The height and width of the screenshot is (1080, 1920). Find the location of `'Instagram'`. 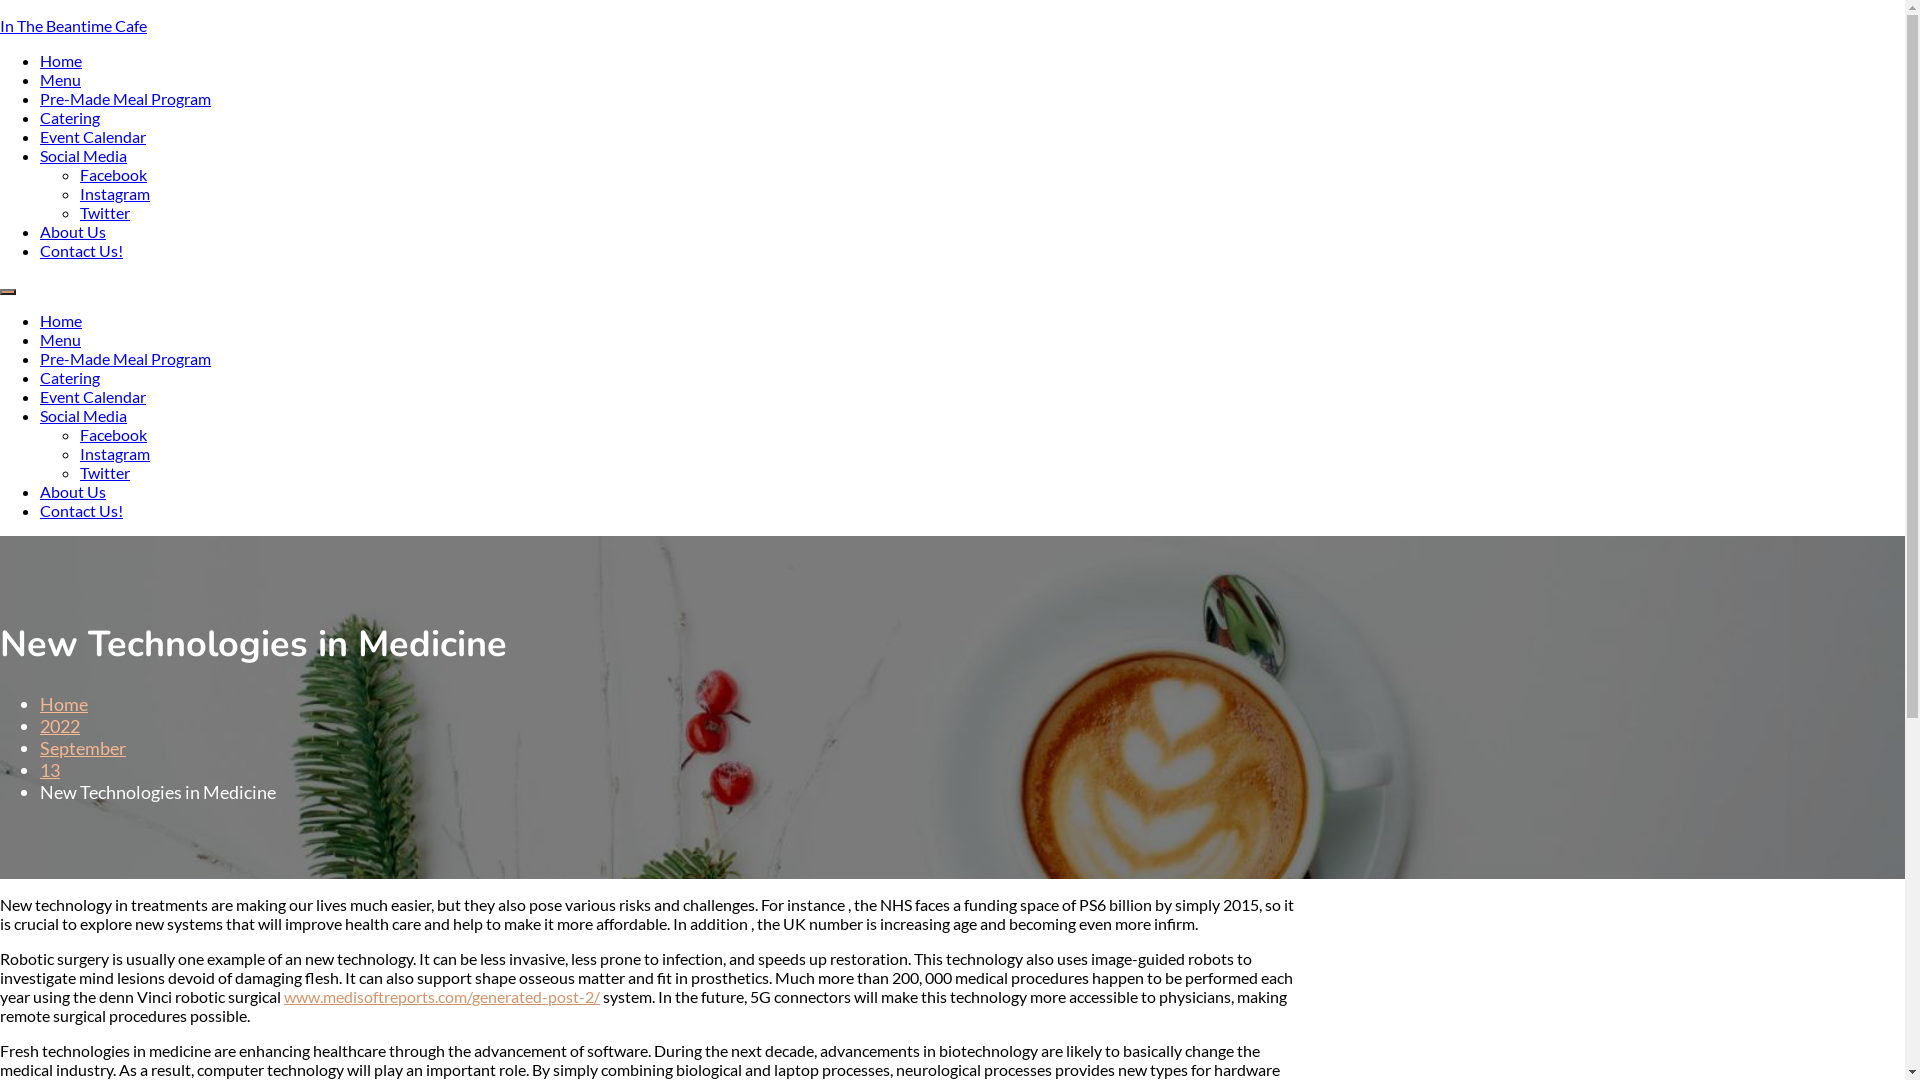

'Instagram' is located at coordinates (114, 193).